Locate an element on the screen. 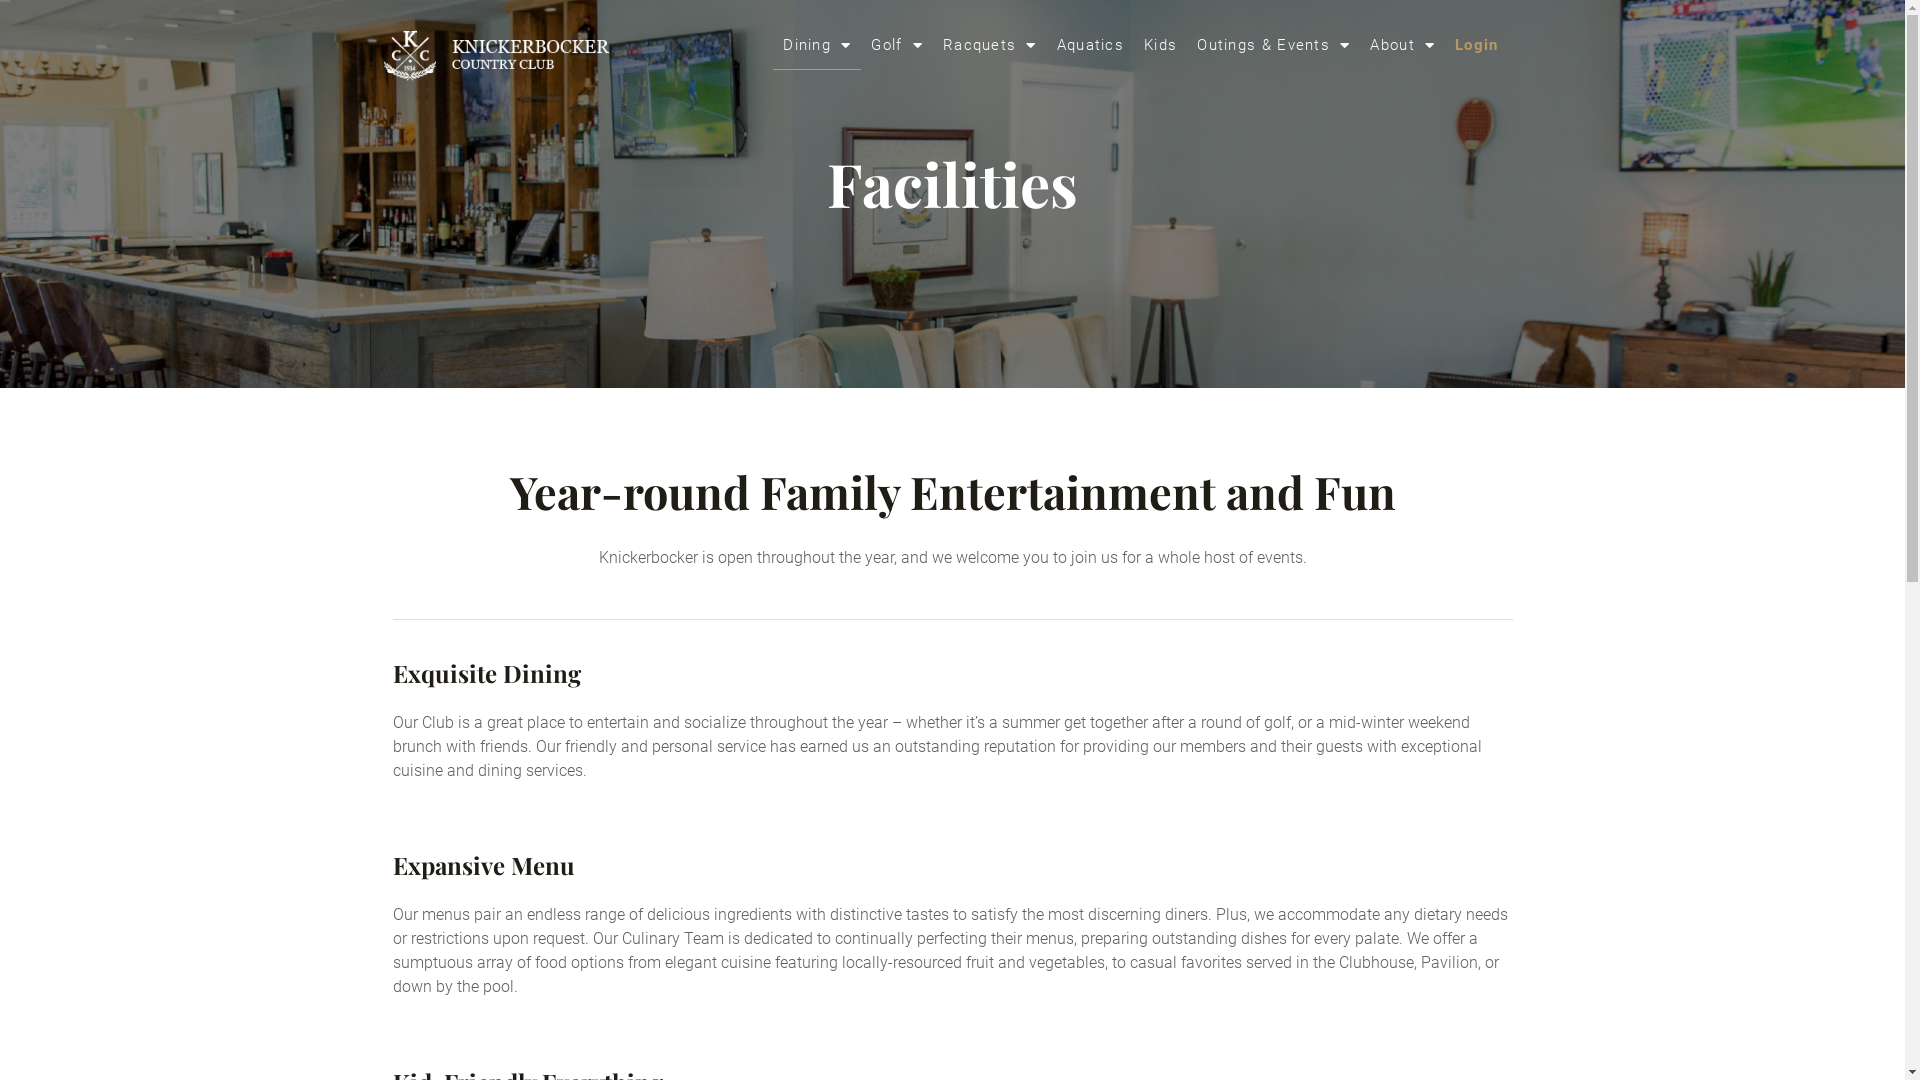 The height and width of the screenshot is (1080, 1920). 'Outings & Events' is located at coordinates (1186, 45).